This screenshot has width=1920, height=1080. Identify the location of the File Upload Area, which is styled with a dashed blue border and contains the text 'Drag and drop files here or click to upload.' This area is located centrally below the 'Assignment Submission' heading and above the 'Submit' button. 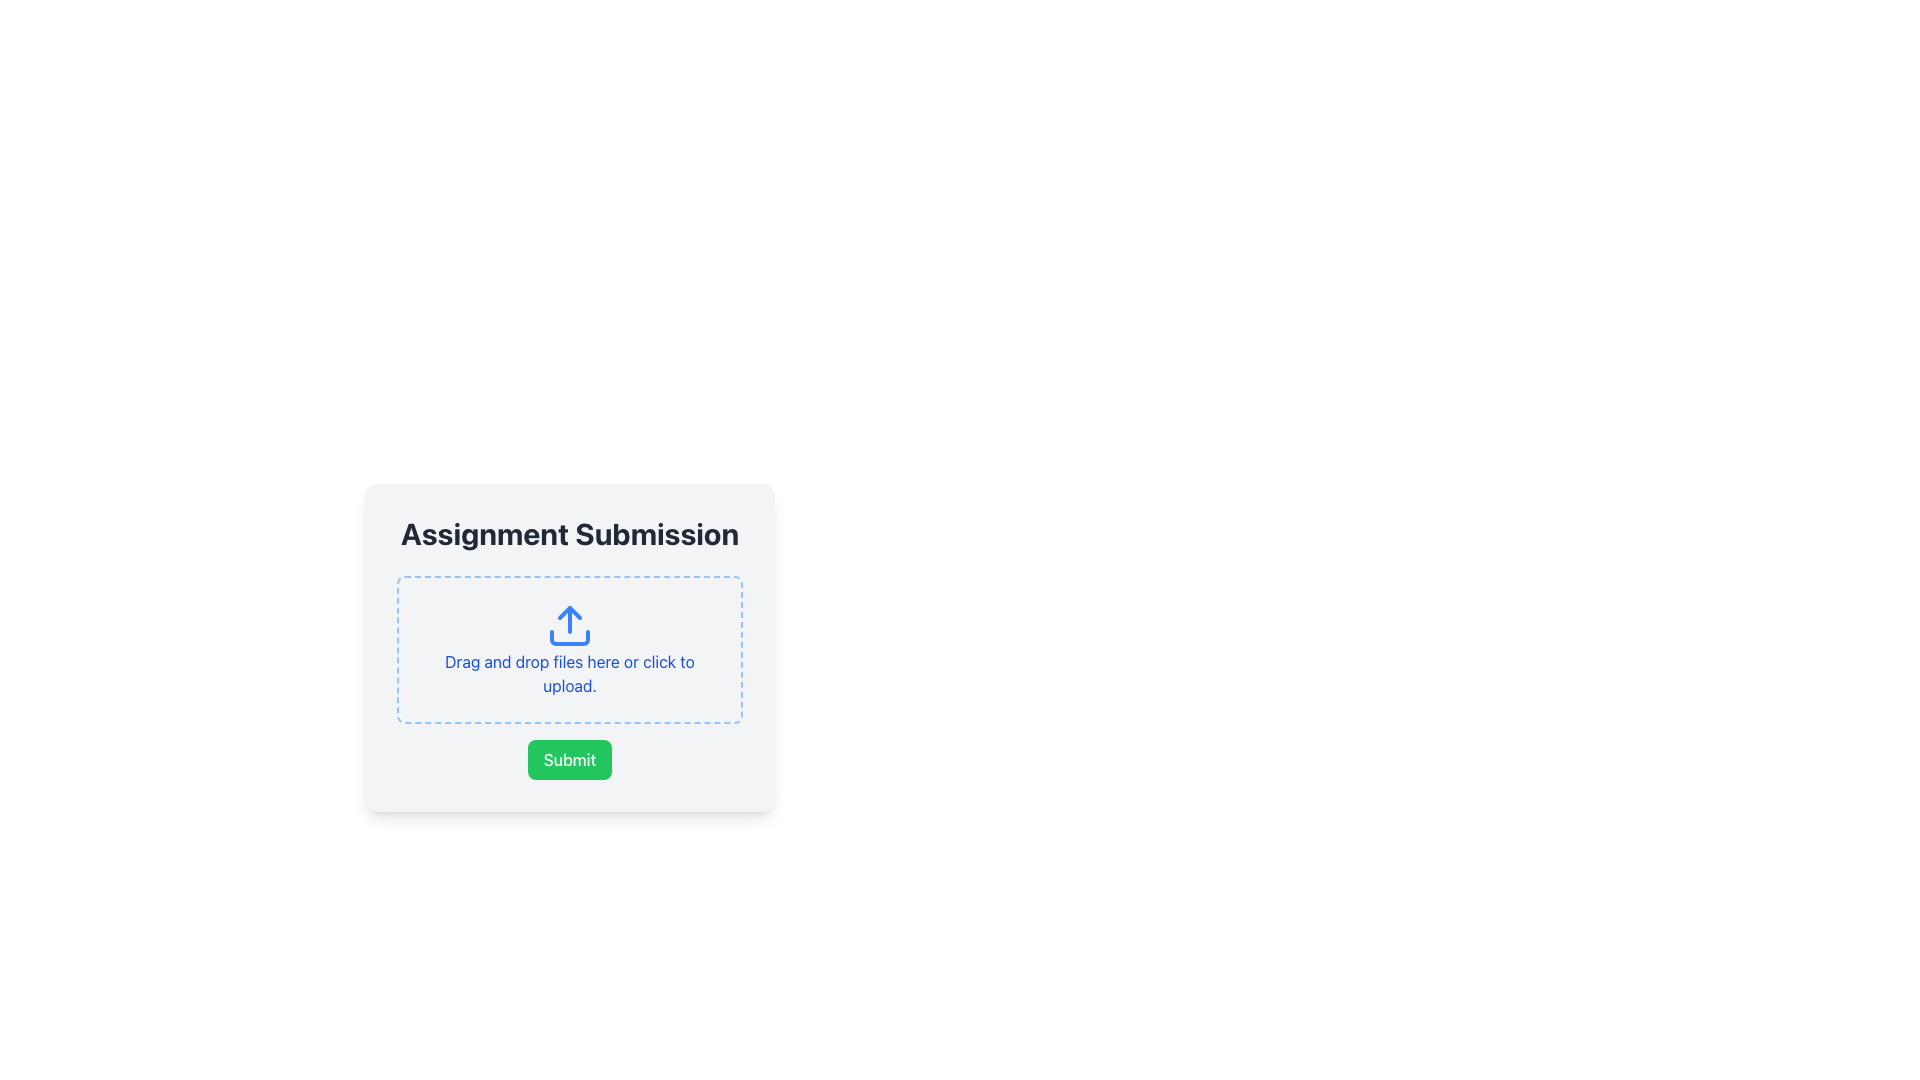
(569, 650).